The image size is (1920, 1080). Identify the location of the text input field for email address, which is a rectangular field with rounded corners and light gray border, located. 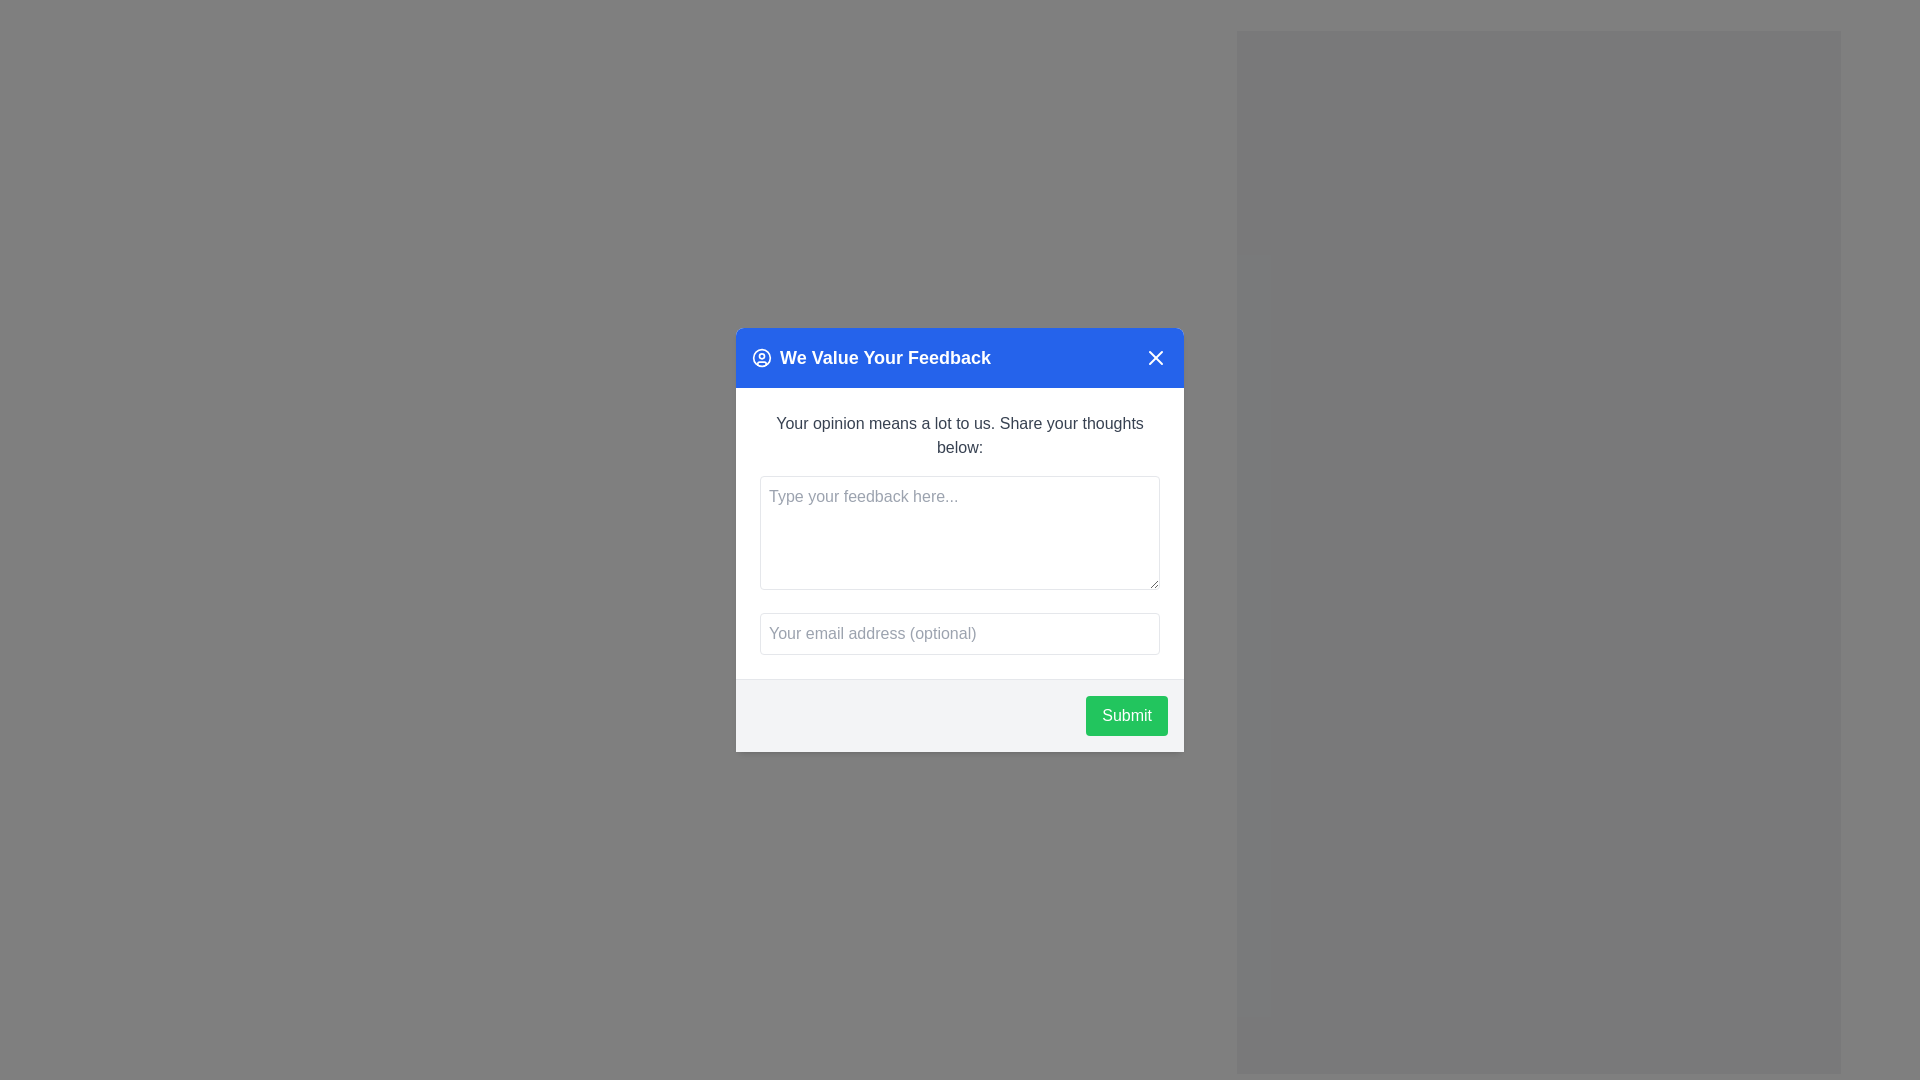
(960, 633).